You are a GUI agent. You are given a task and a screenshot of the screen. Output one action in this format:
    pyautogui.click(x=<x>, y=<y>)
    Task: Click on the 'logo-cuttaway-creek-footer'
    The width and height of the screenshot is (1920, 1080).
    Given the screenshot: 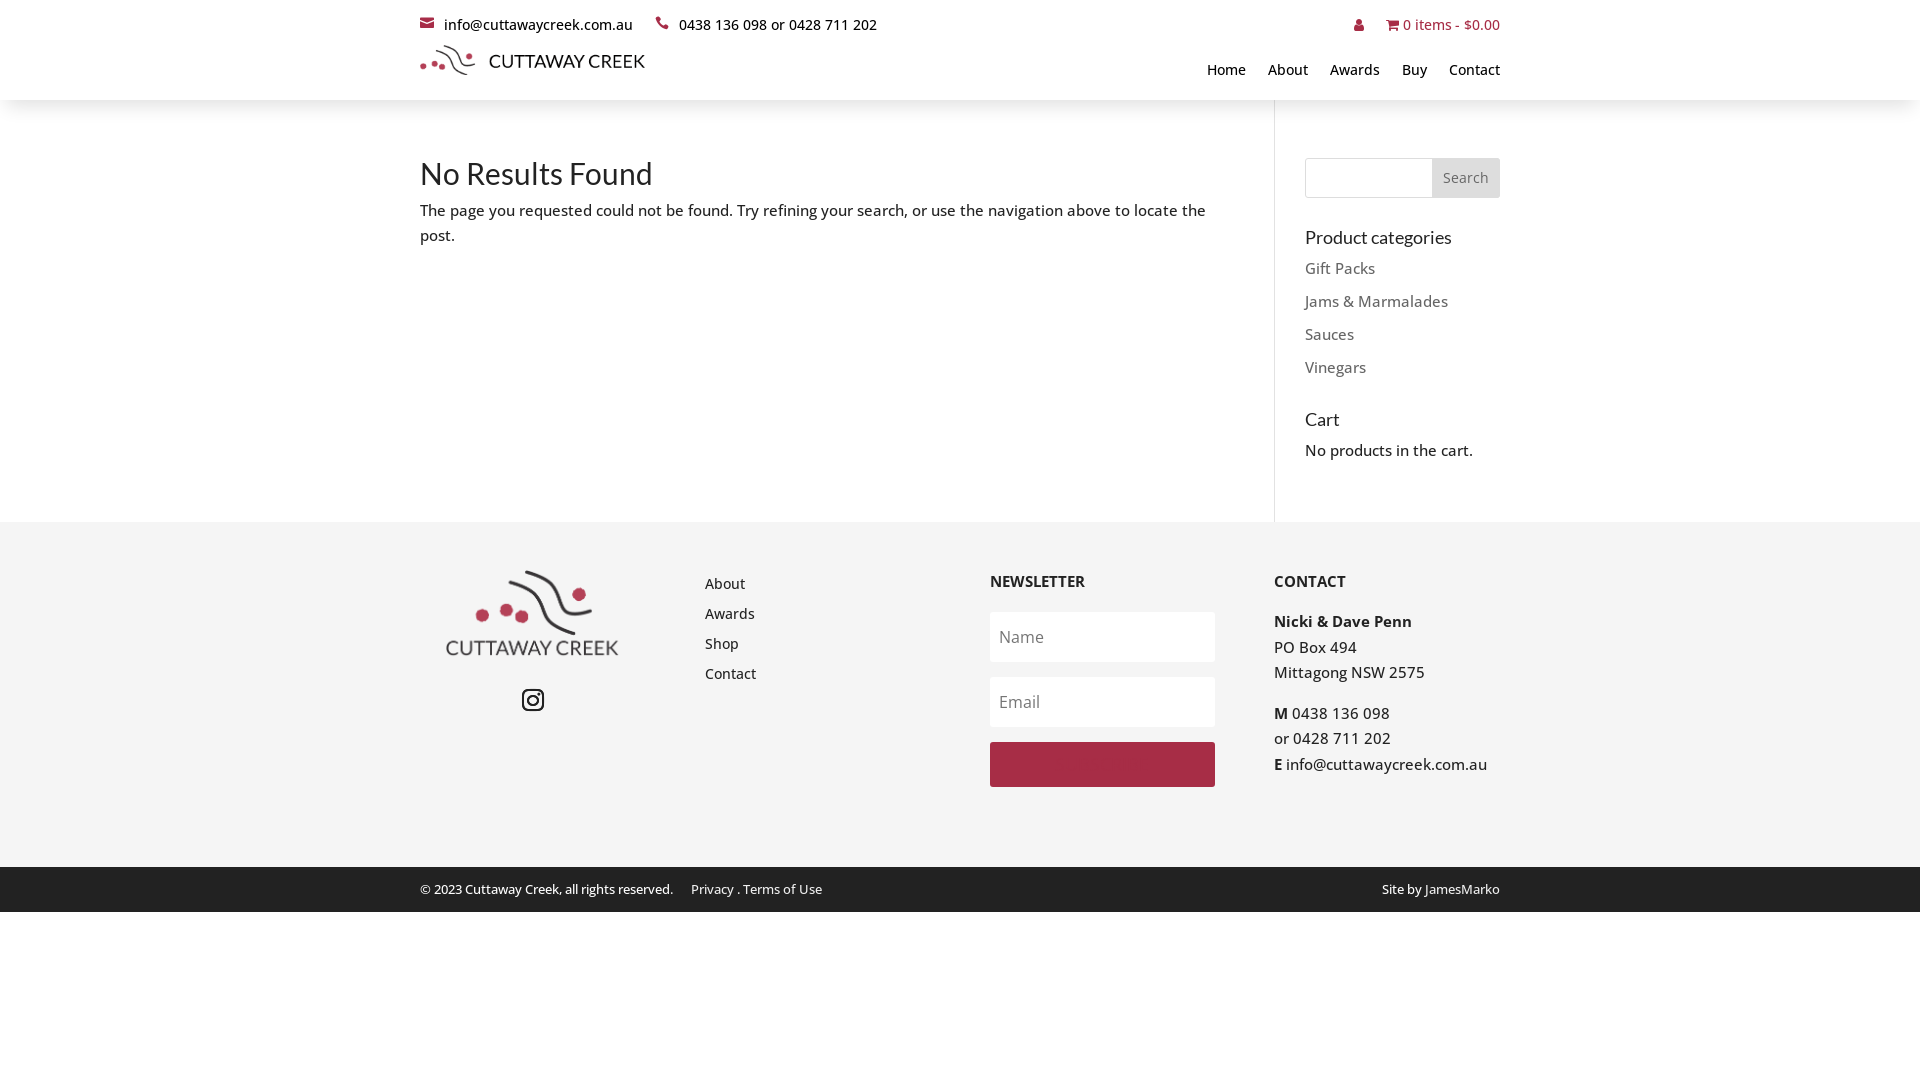 What is the action you would take?
    pyautogui.click(x=532, y=612)
    